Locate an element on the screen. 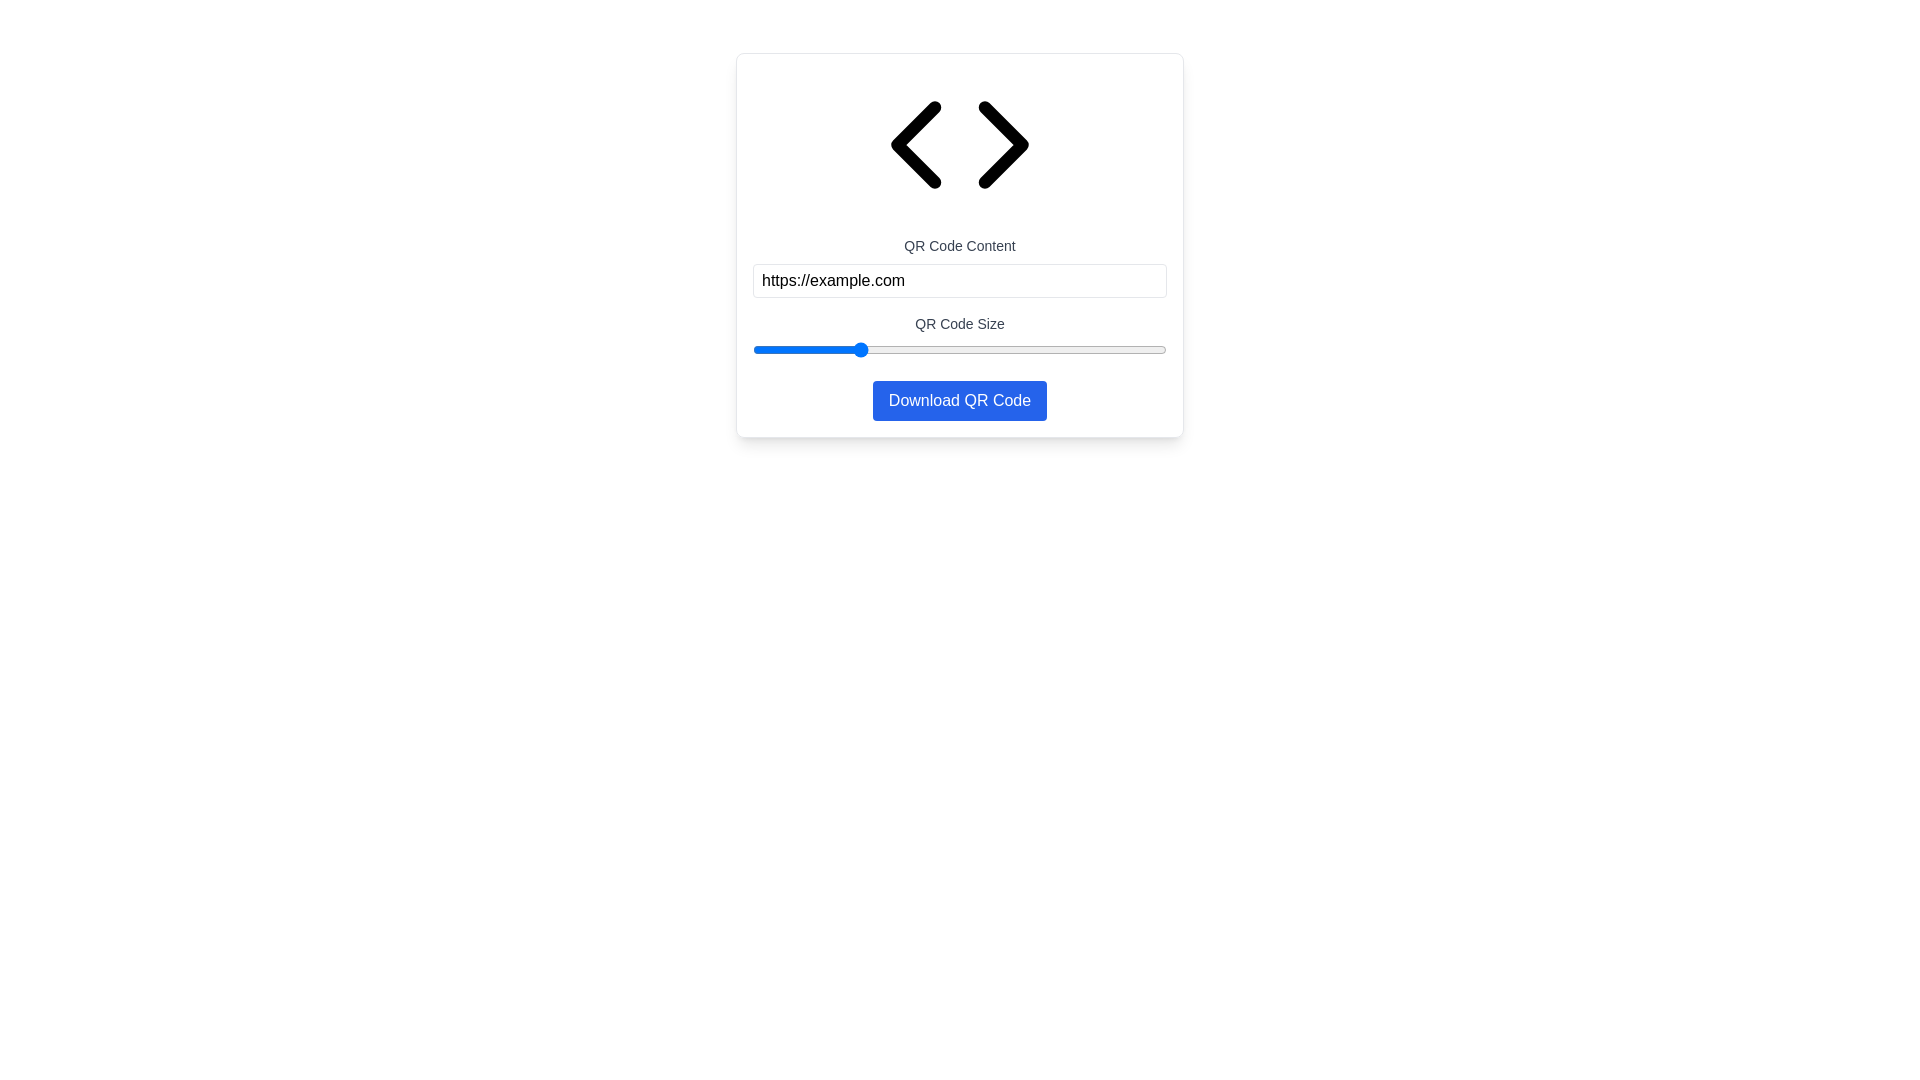  the QR code size is located at coordinates (1003, 349).